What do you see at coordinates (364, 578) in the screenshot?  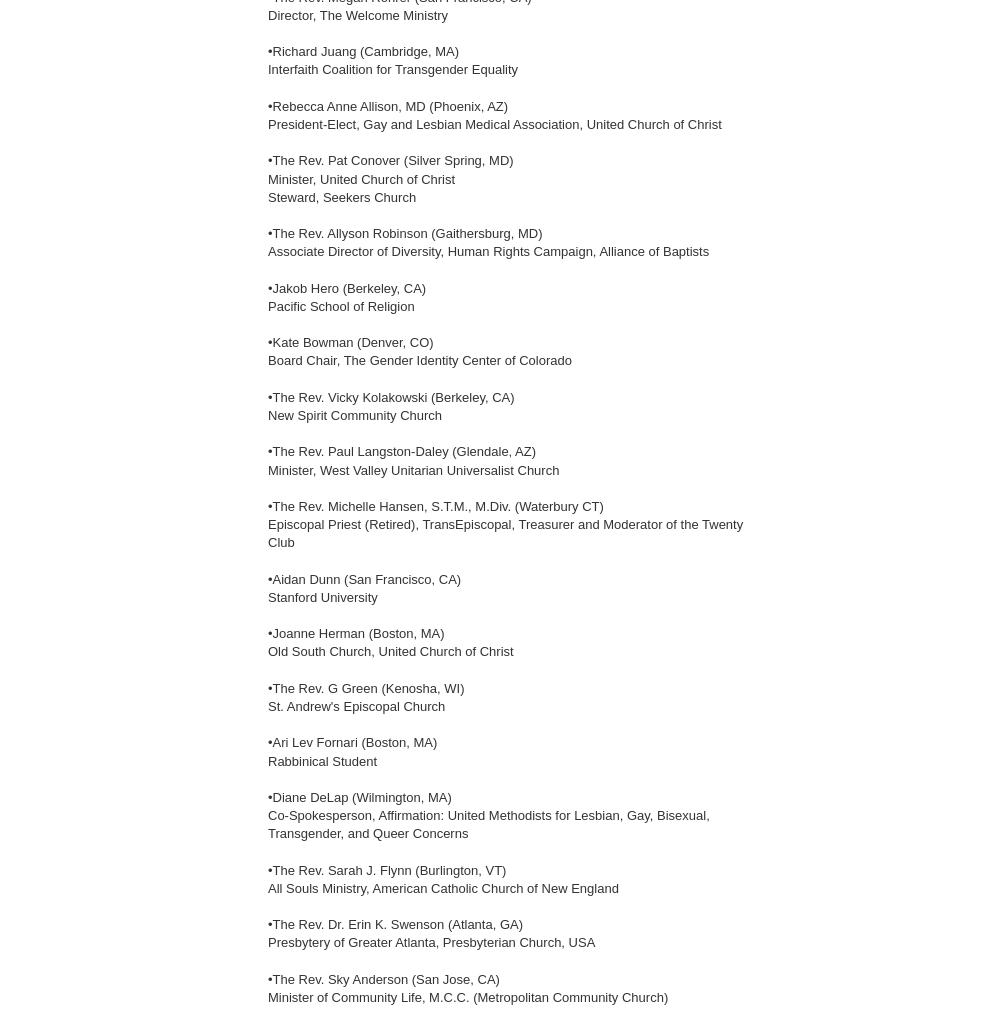 I see `'•Aidan Dunn (San Francisco, CA)'` at bounding box center [364, 578].